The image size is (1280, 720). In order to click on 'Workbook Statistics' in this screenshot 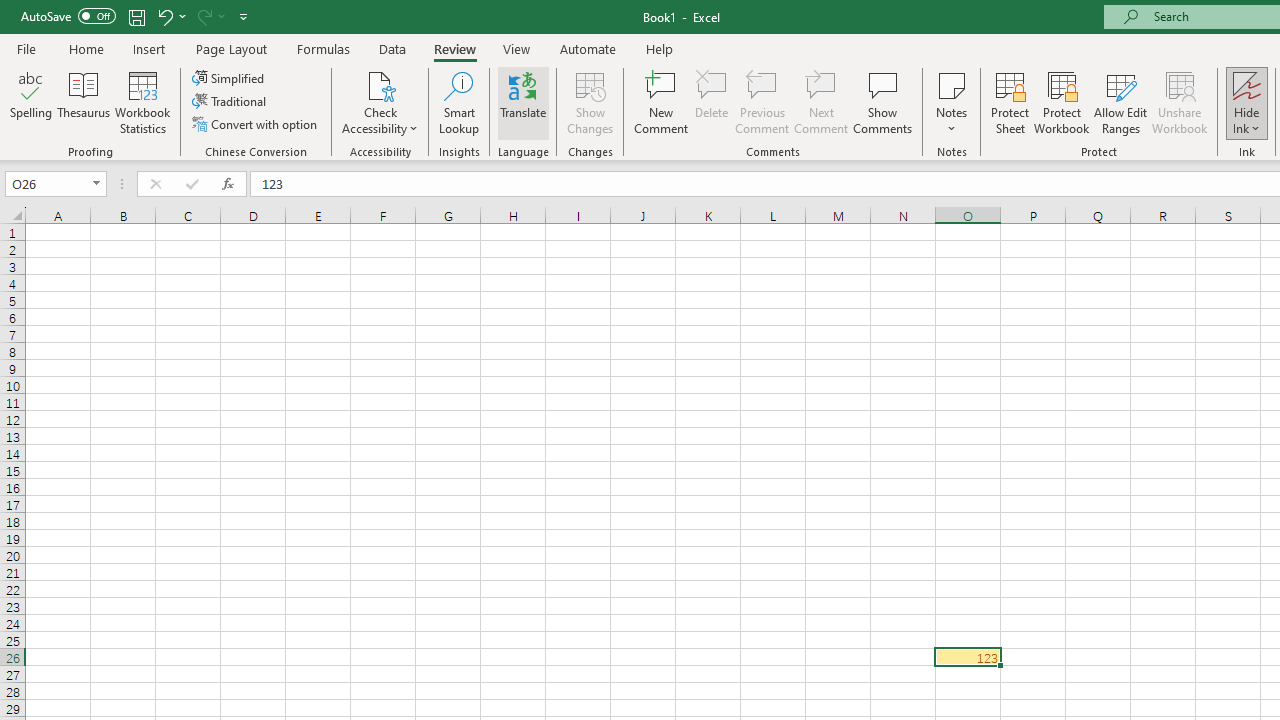, I will do `click(141, 103)`.